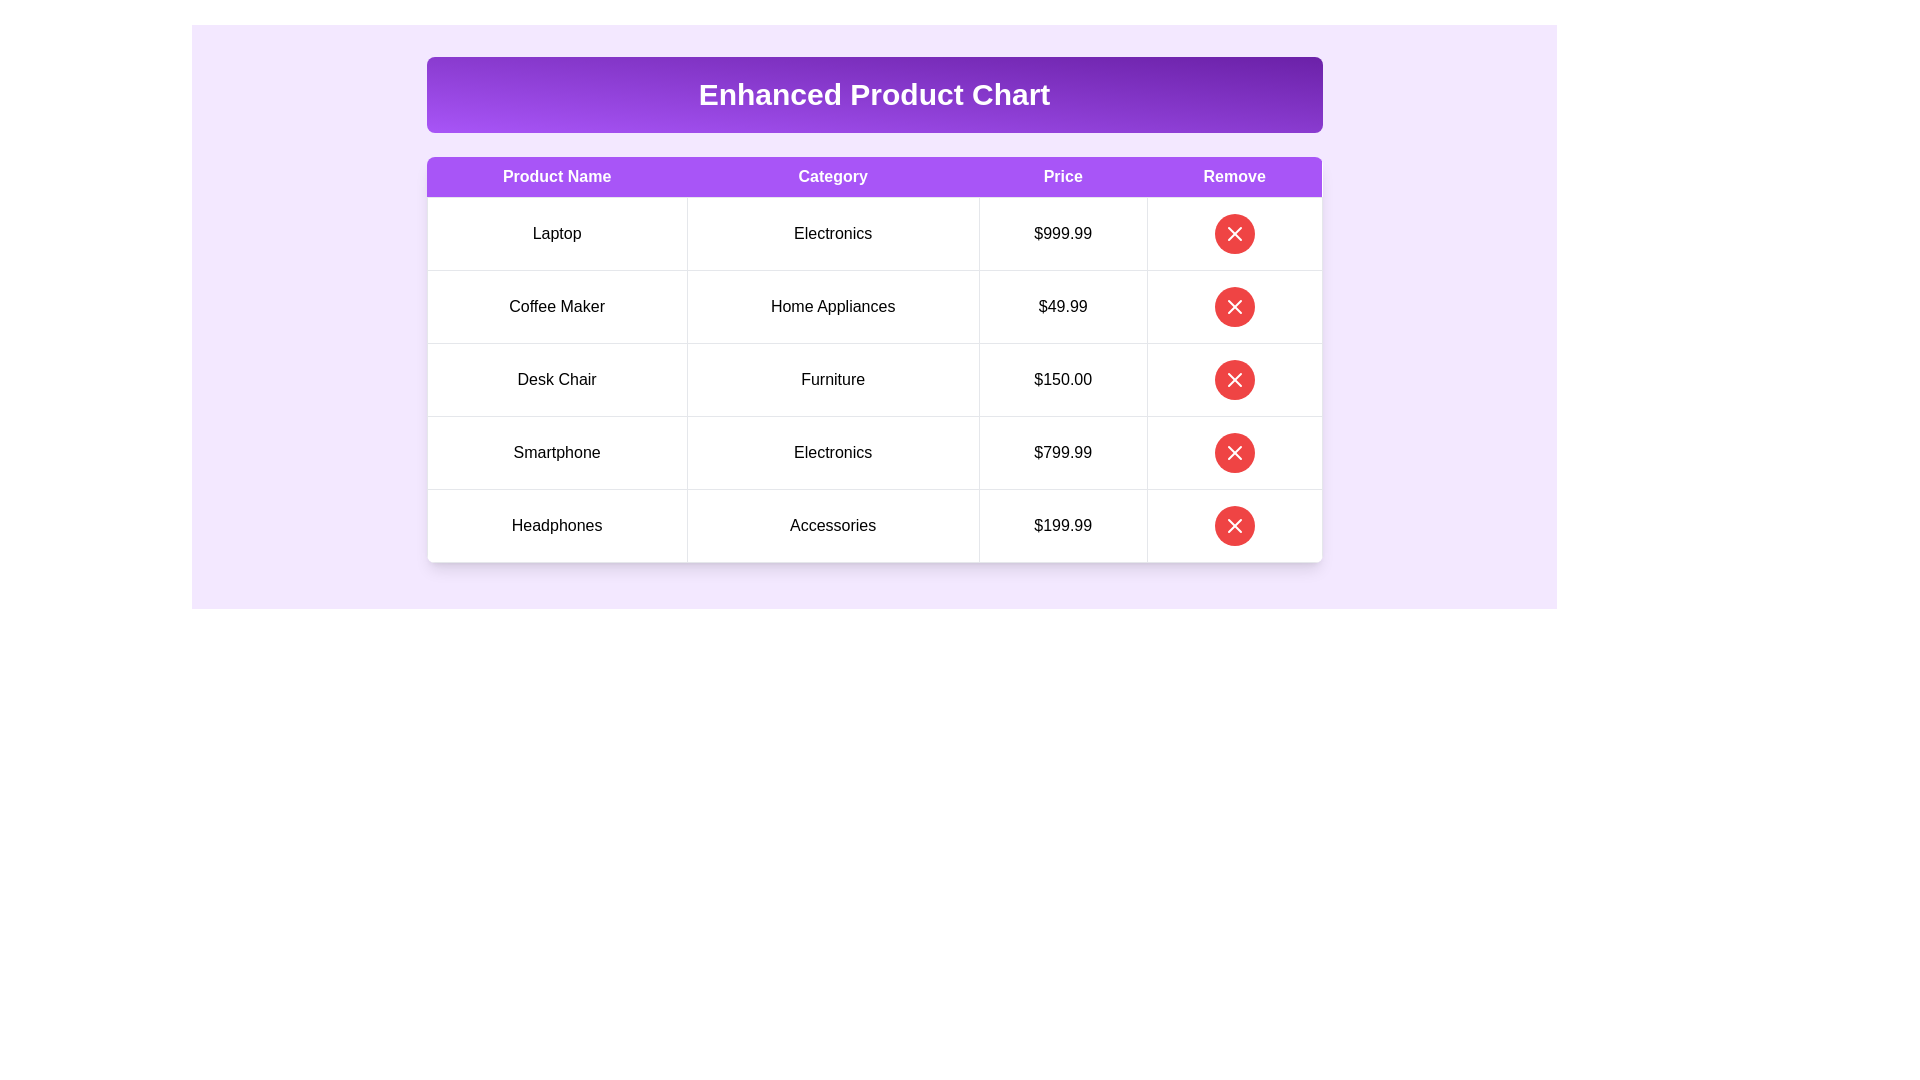 The width and height of the screenshot is (1920, 1080). Describe the element at coordinates (833, 380) in the screenshot. I see `the text label that reads 'Furniture' located in the 'Category' column of the 'Desk Chair' row` at that location.